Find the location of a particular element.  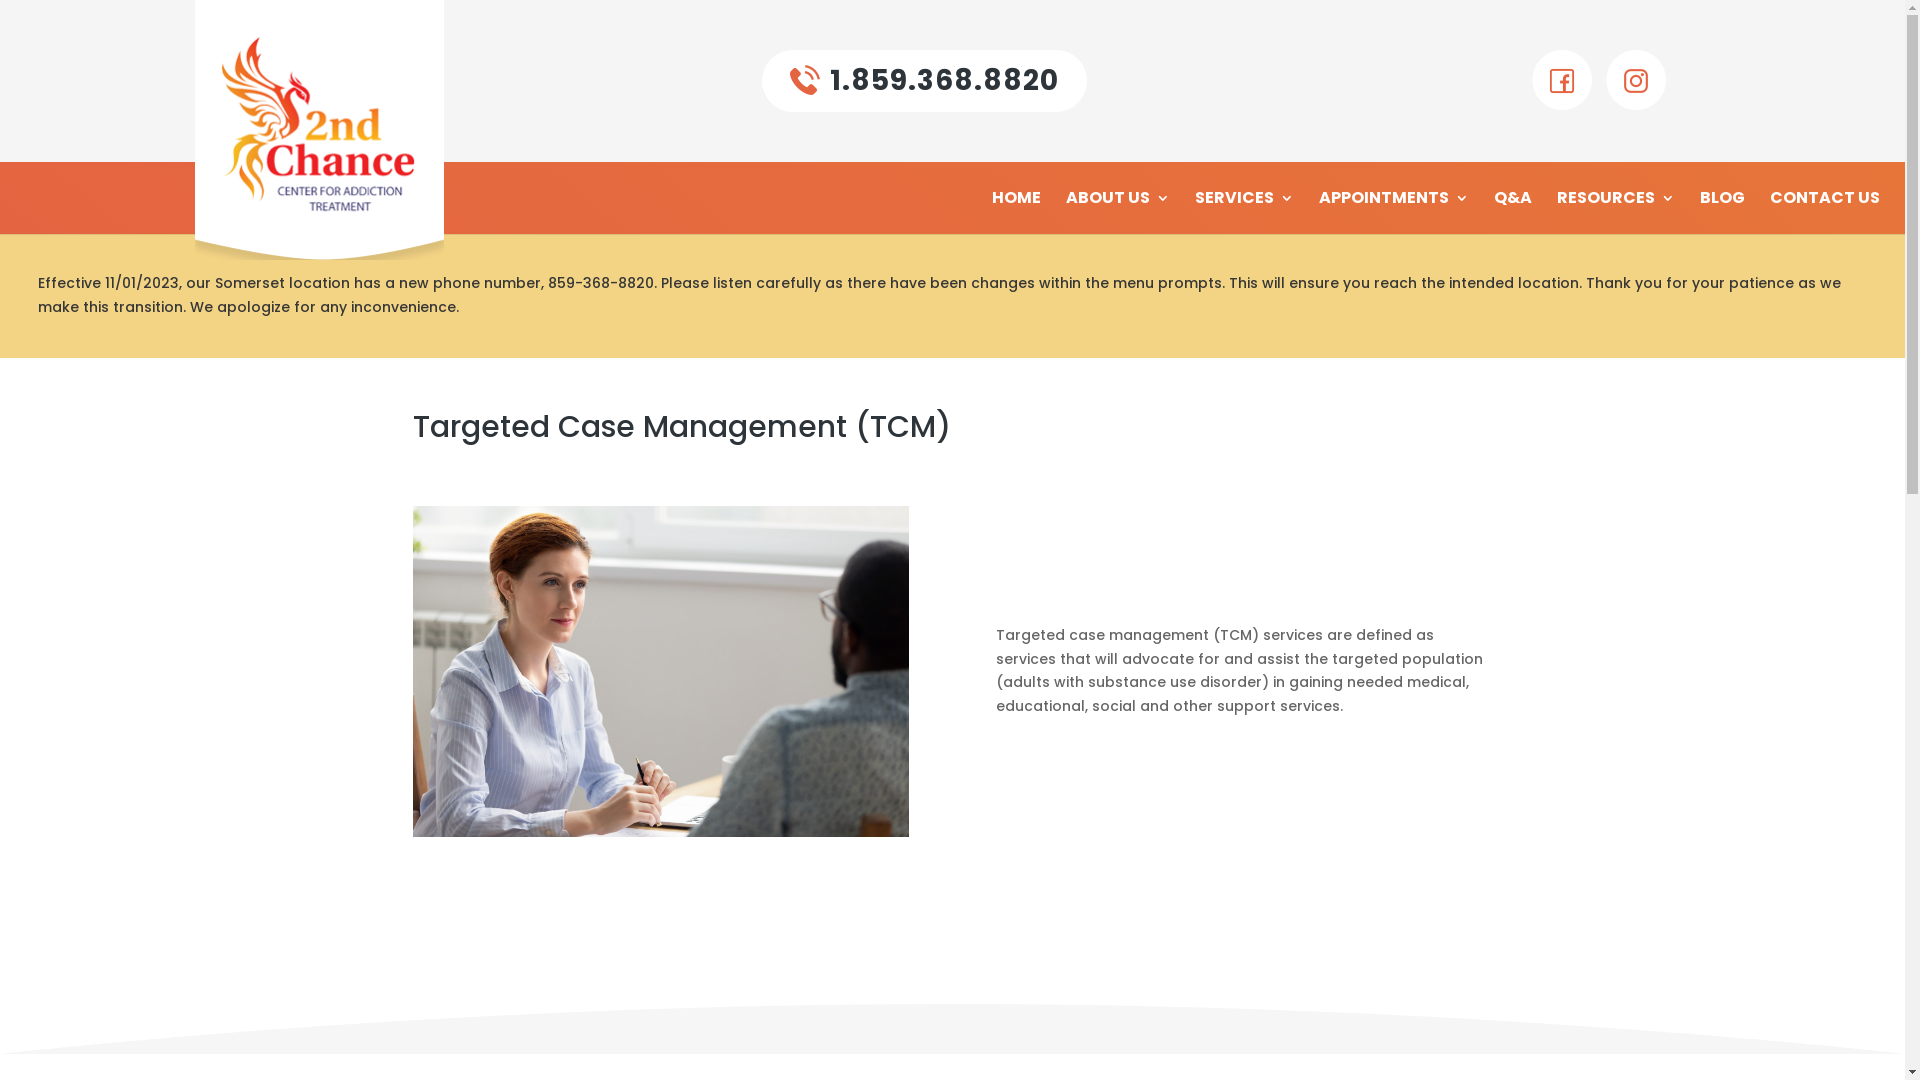

'HOME' is located at coordinates (1016, 212).